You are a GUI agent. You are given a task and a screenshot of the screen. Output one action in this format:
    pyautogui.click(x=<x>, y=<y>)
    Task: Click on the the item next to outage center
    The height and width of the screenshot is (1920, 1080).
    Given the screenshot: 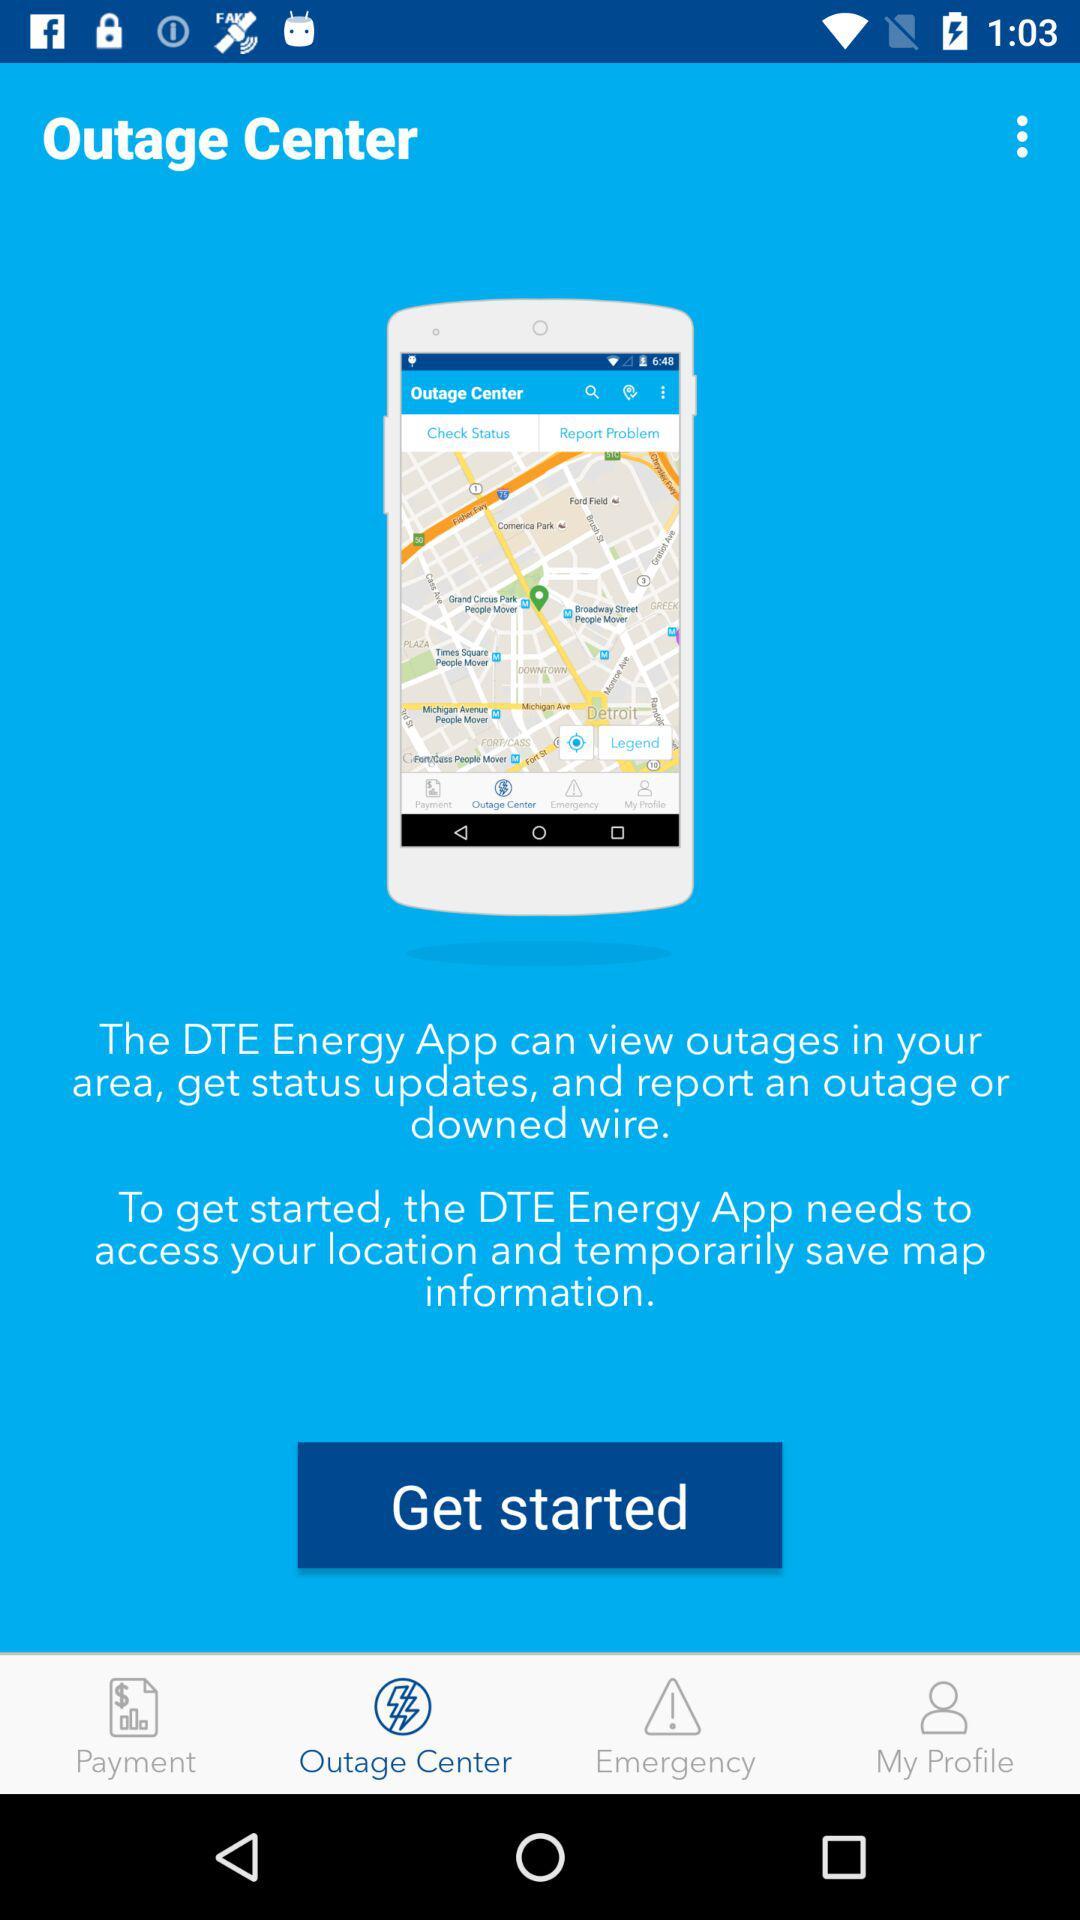 What is the action you would take?
    pyautogui.click(x=135, y=1723)
    